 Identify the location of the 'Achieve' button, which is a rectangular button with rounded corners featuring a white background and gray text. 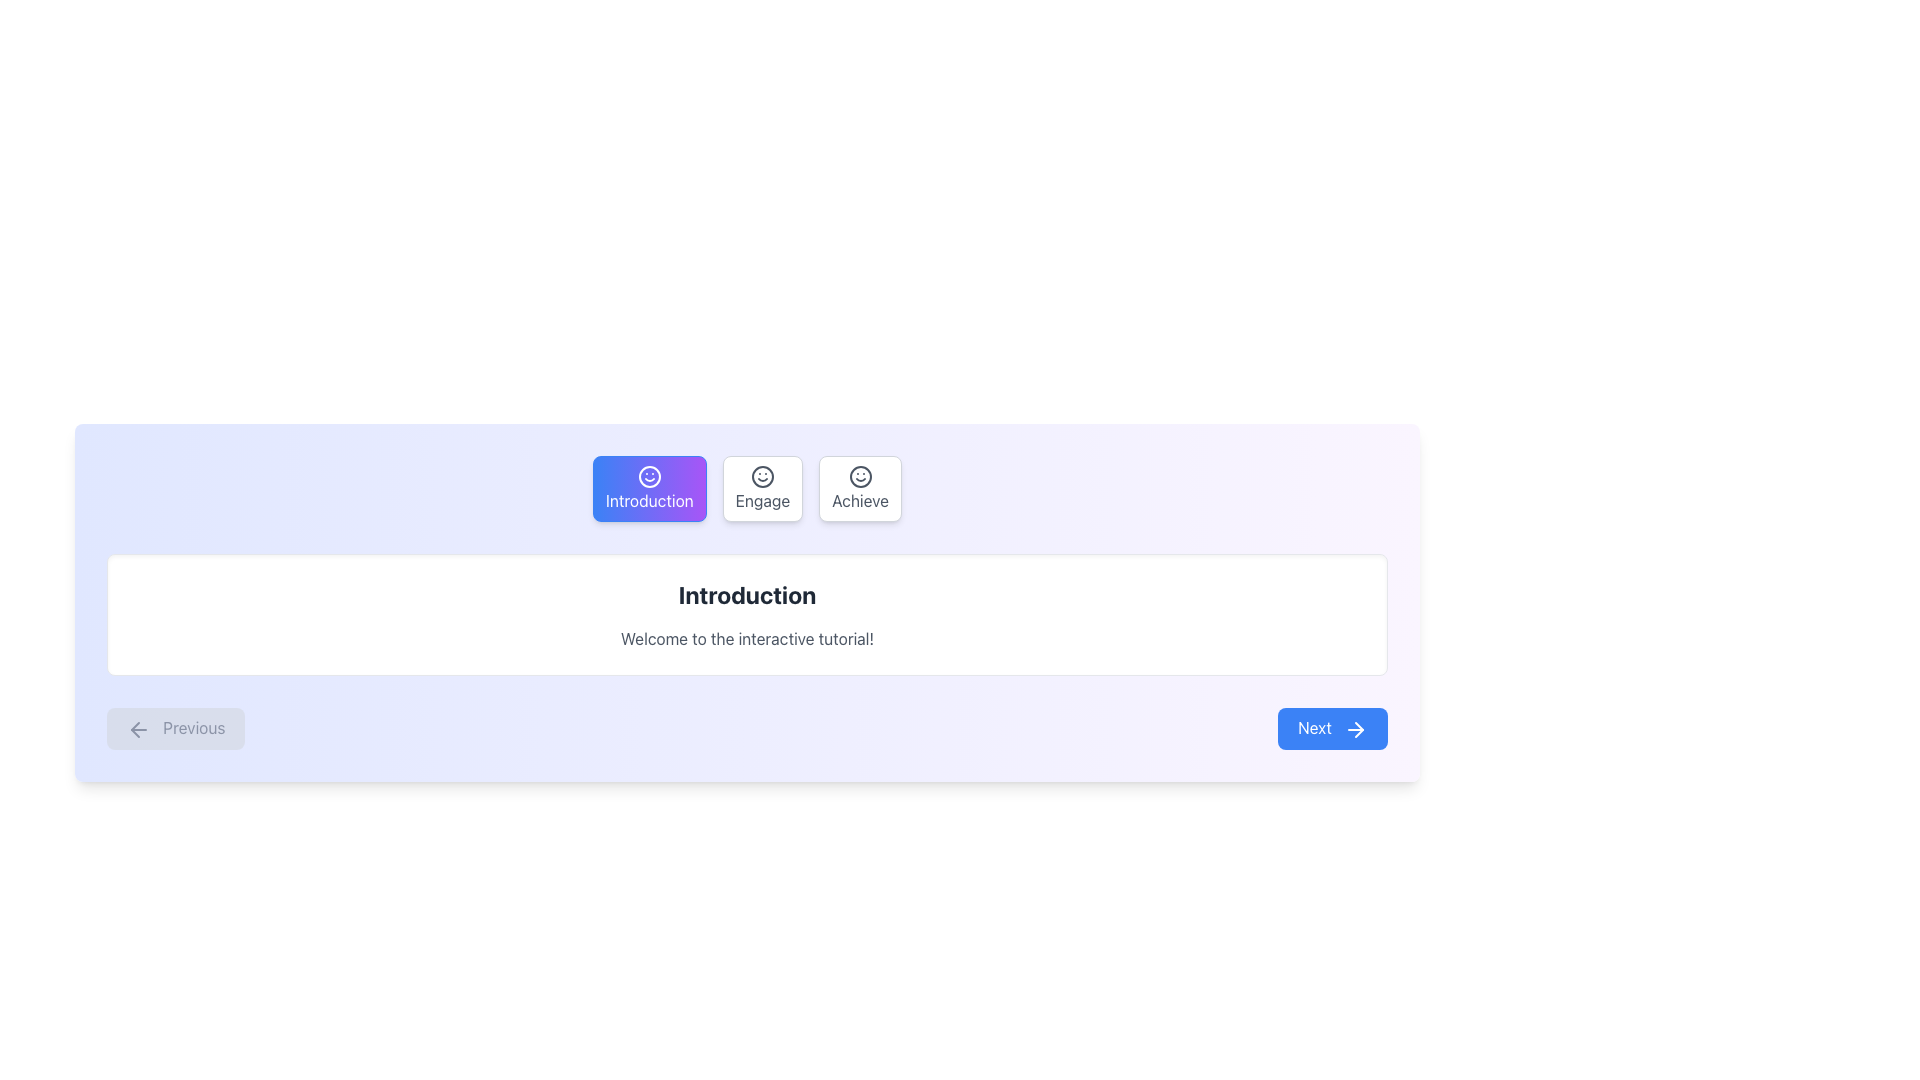
(860, 489).